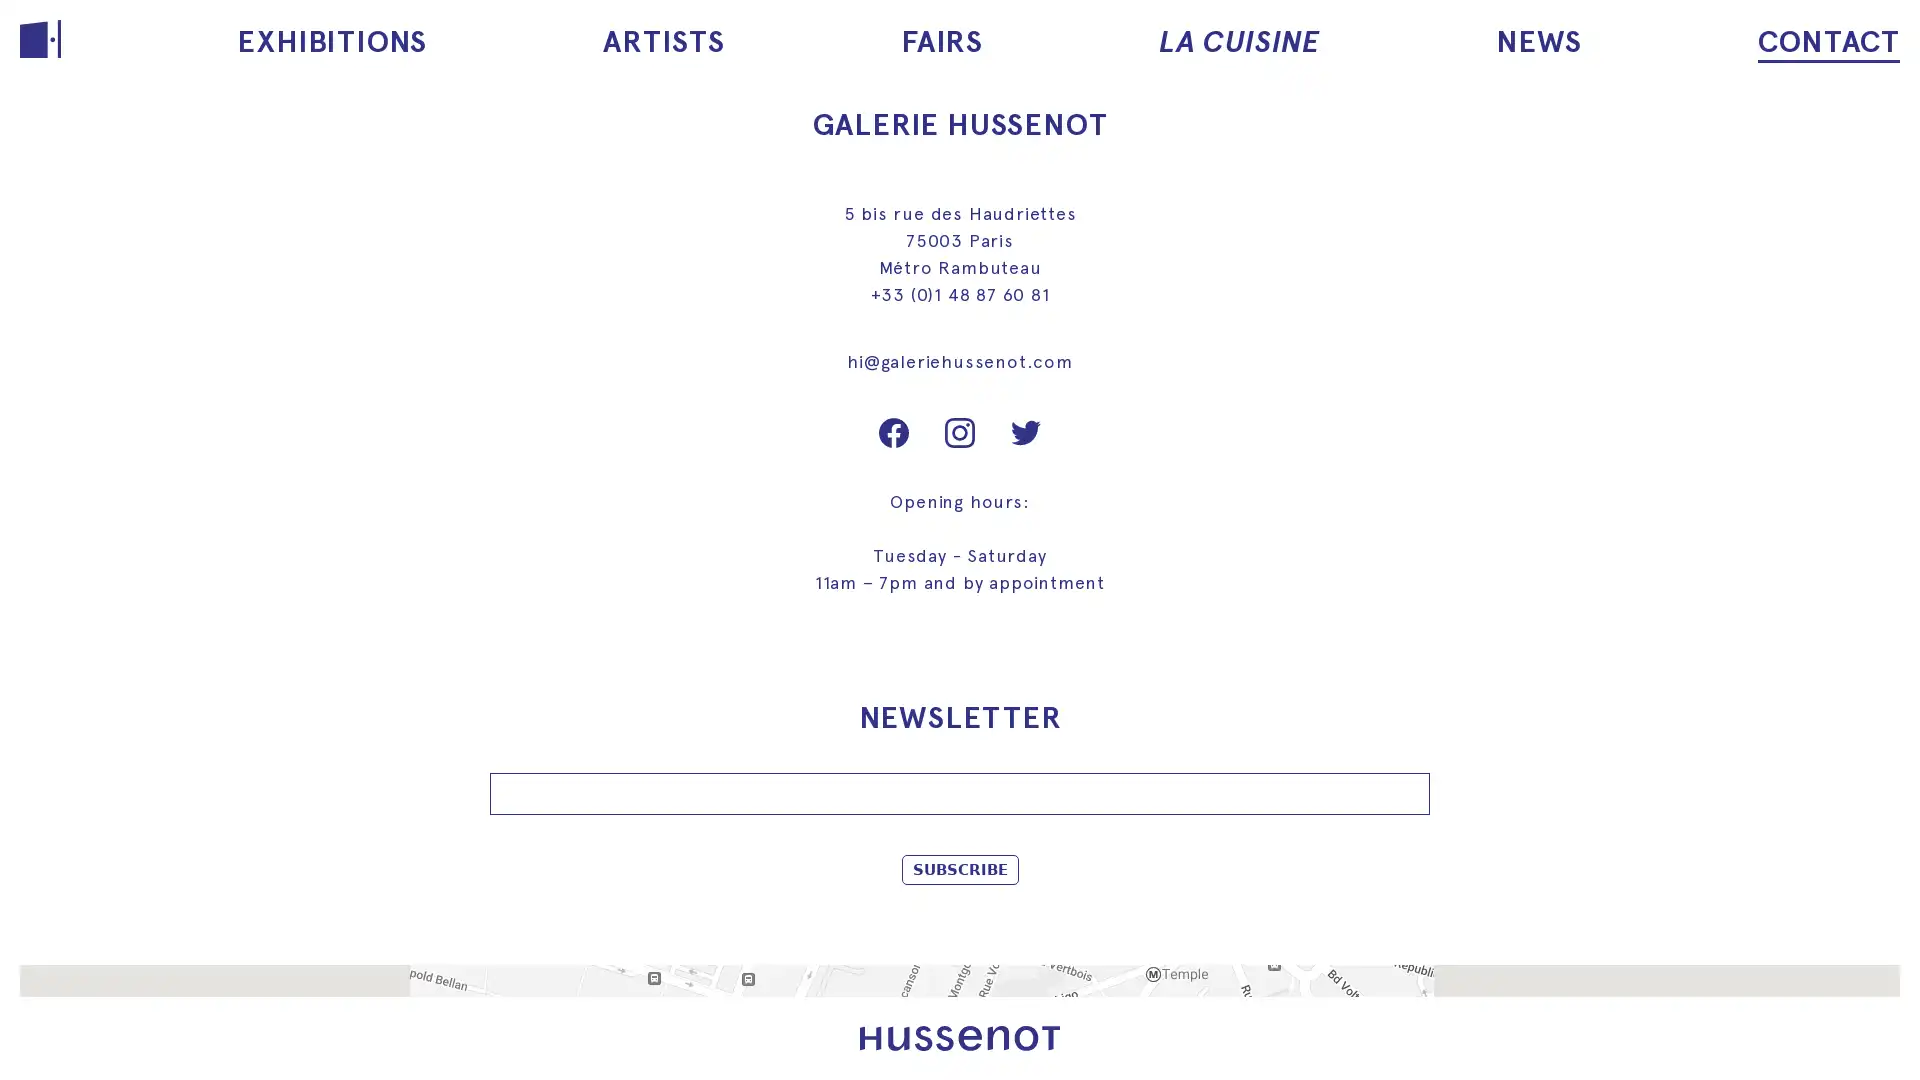 The height and width of the screenshot is (1080, 1920). Describe the element at coordinates (1869, 994) in the screenshot. I see `Toggle fullscreen view` at that location.